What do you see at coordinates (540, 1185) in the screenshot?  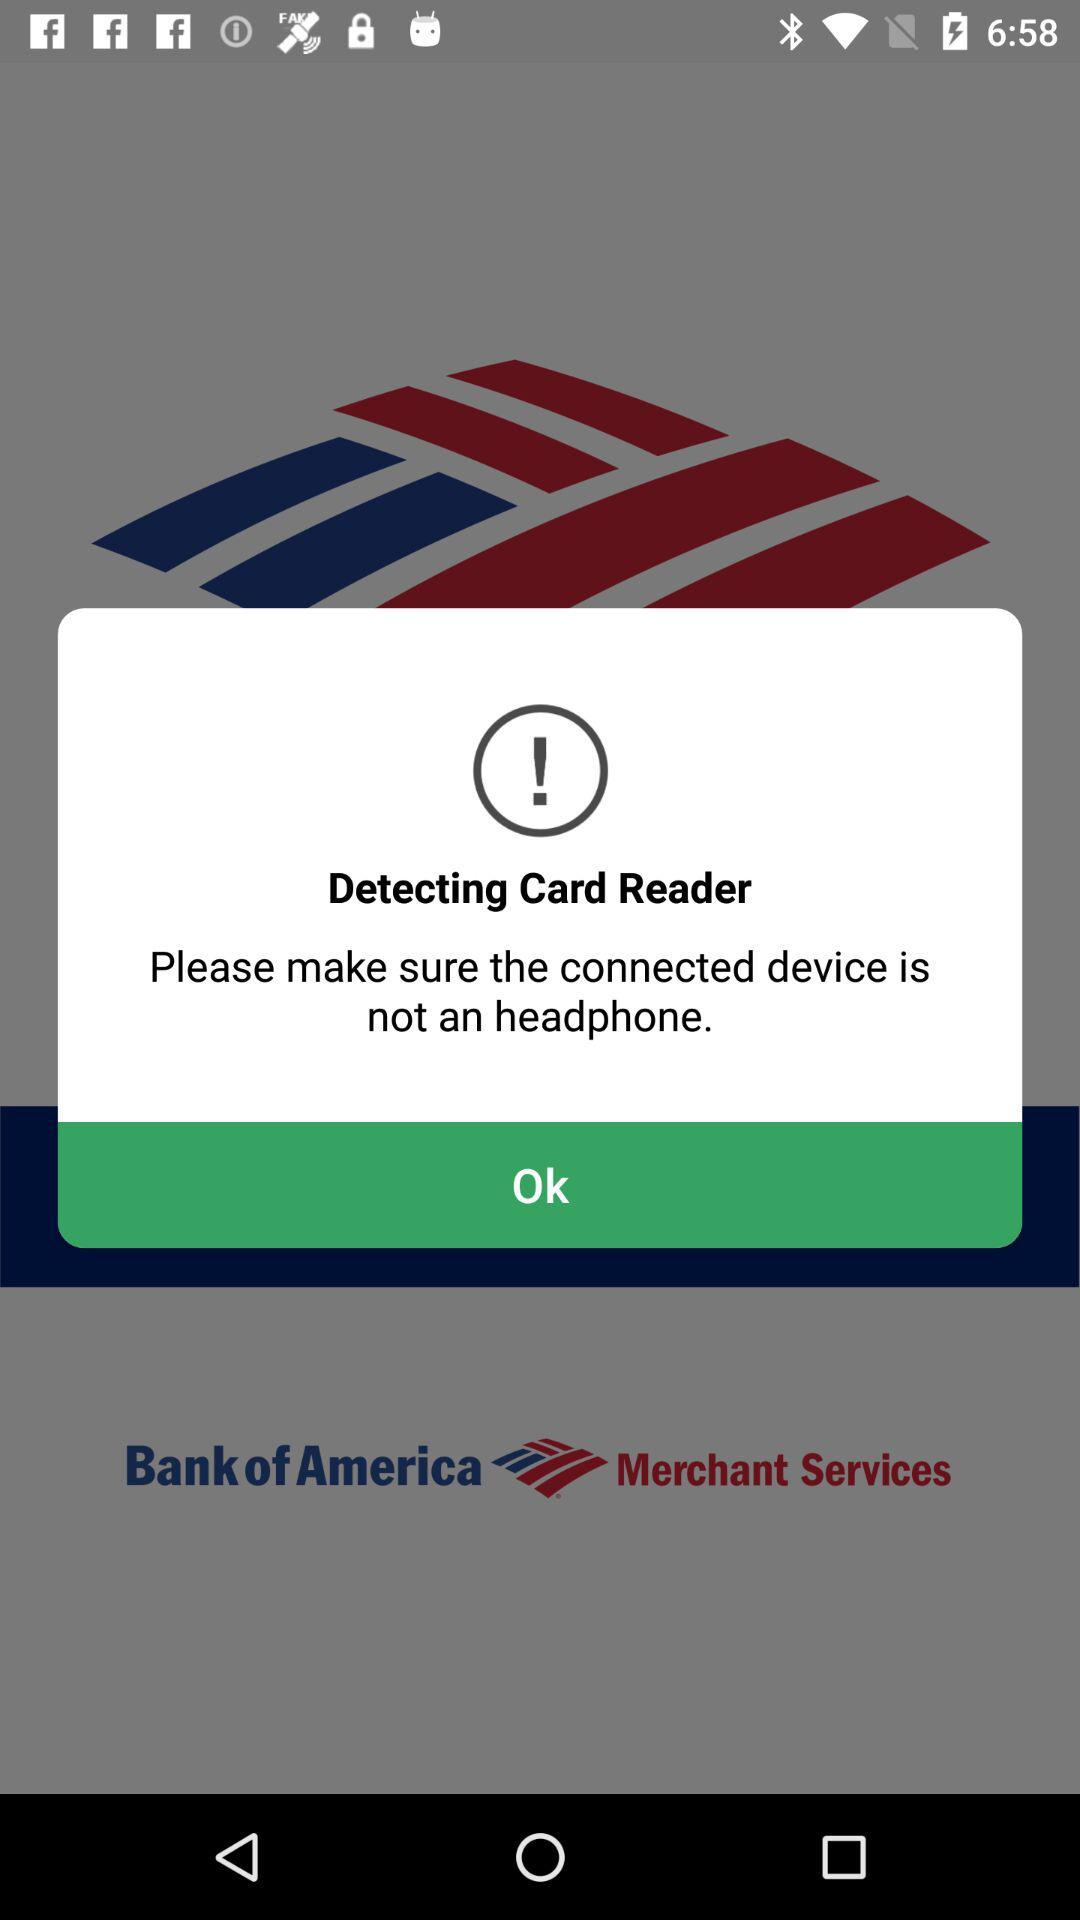 I see `the ok item` at bounding box center [540, 1185].